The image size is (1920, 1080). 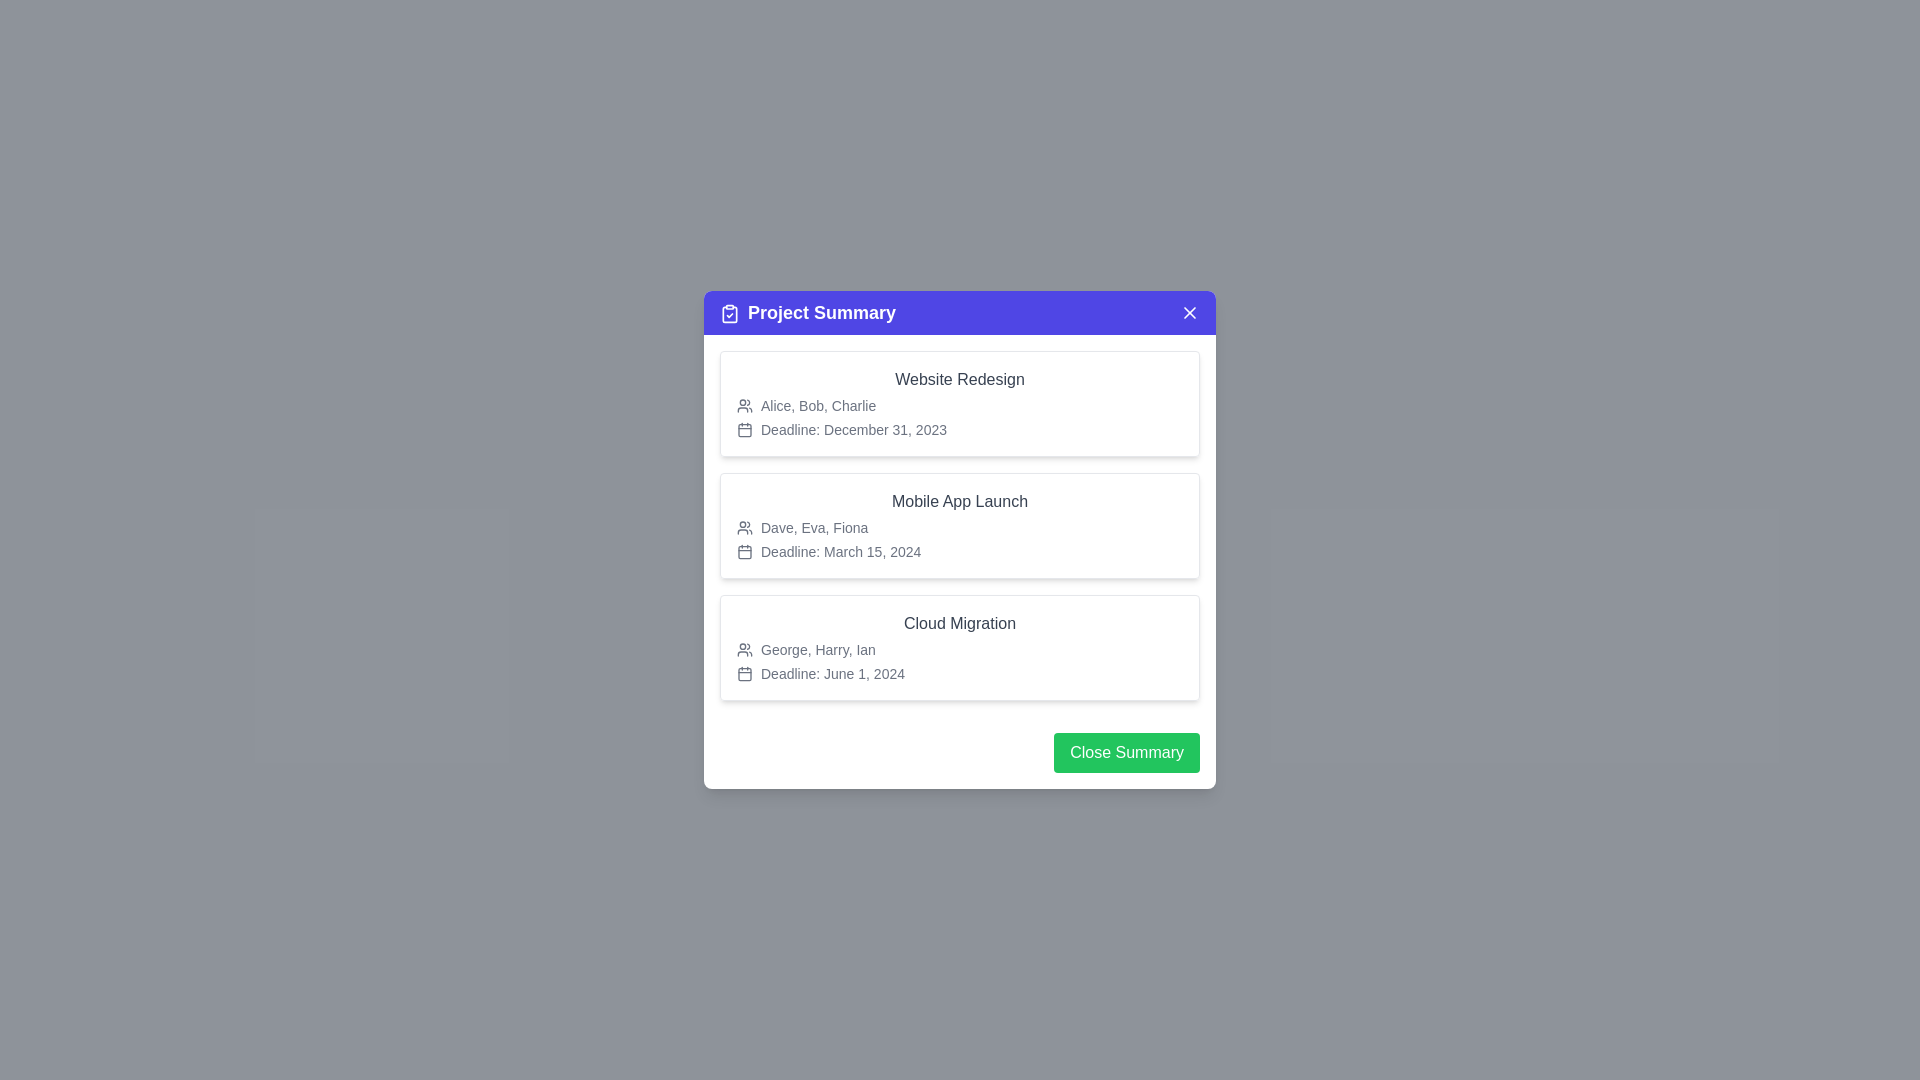 What do you see at coordinates (1190, 312) in the screenshot?
I see `close button to close the Project Summary dialog` at bounding box center [1190, 312].